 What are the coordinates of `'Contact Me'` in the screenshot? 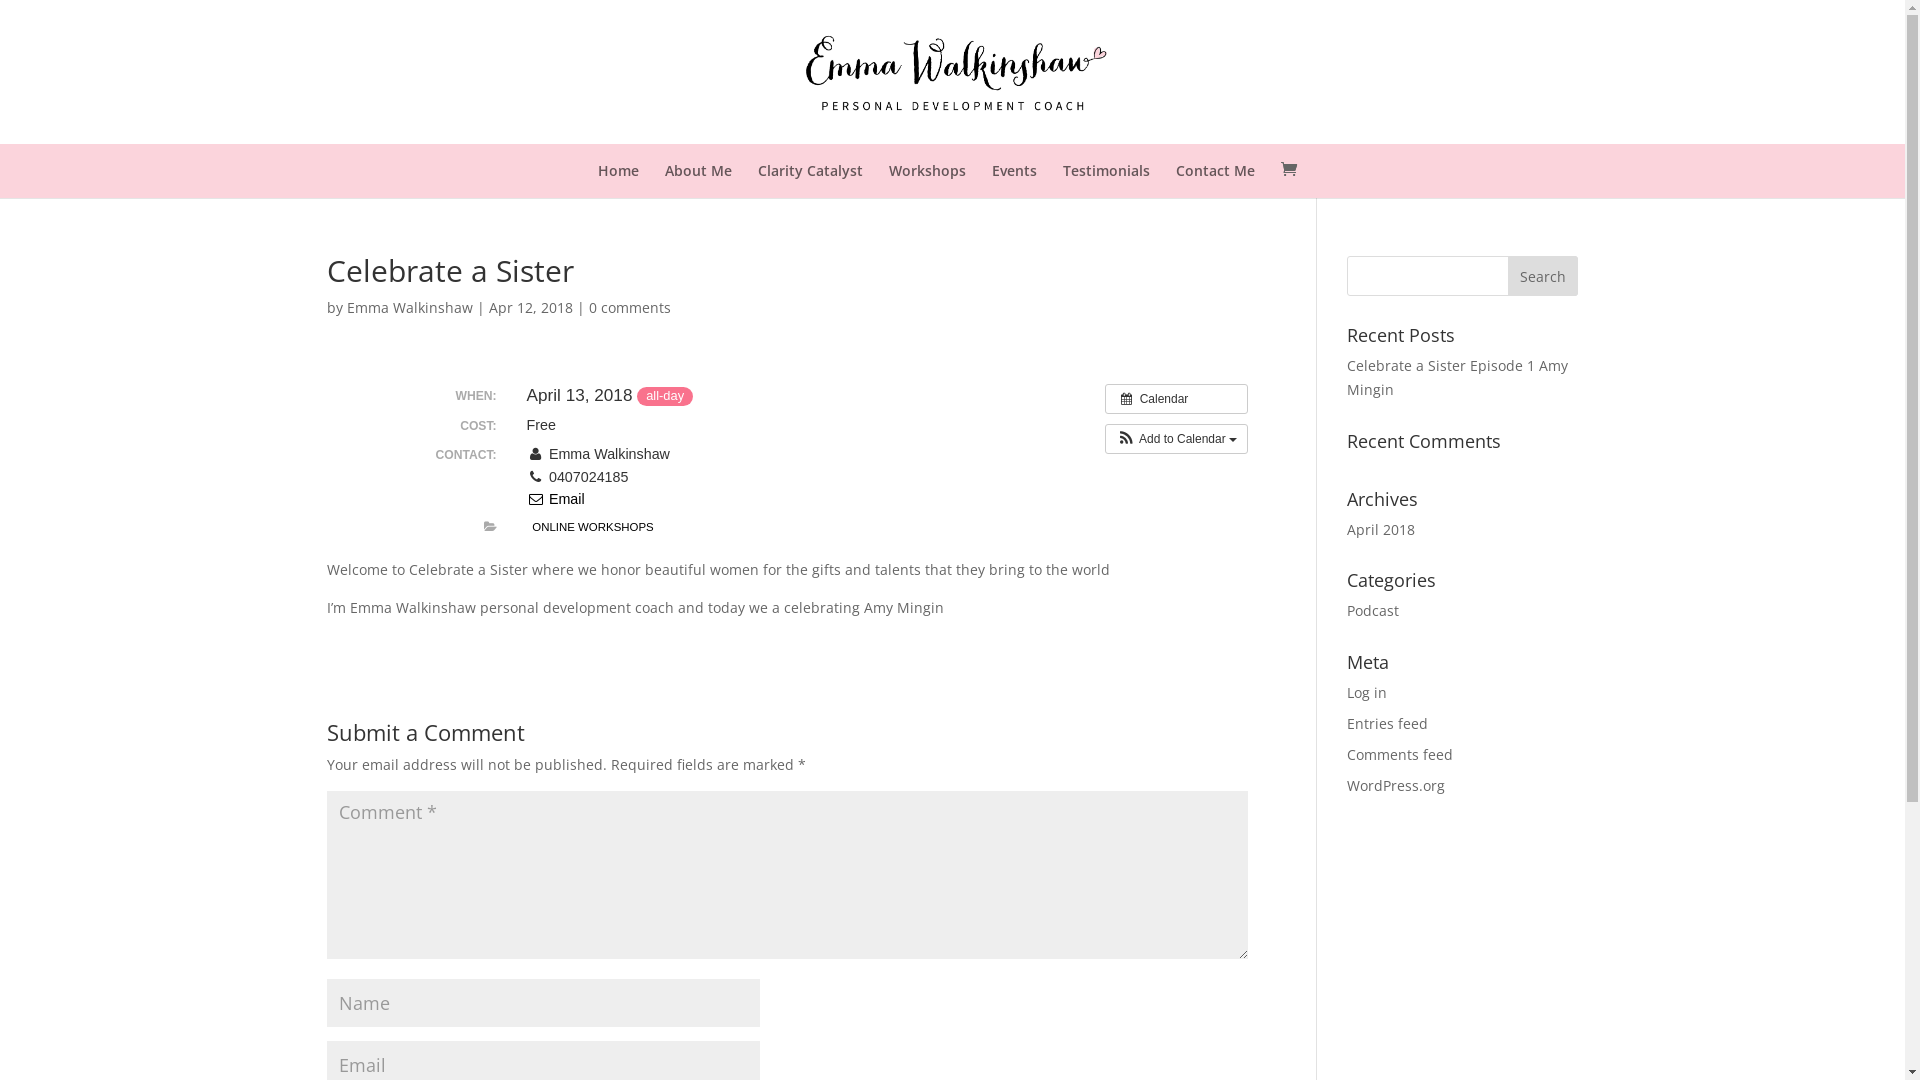 It's located at (1214, 169).